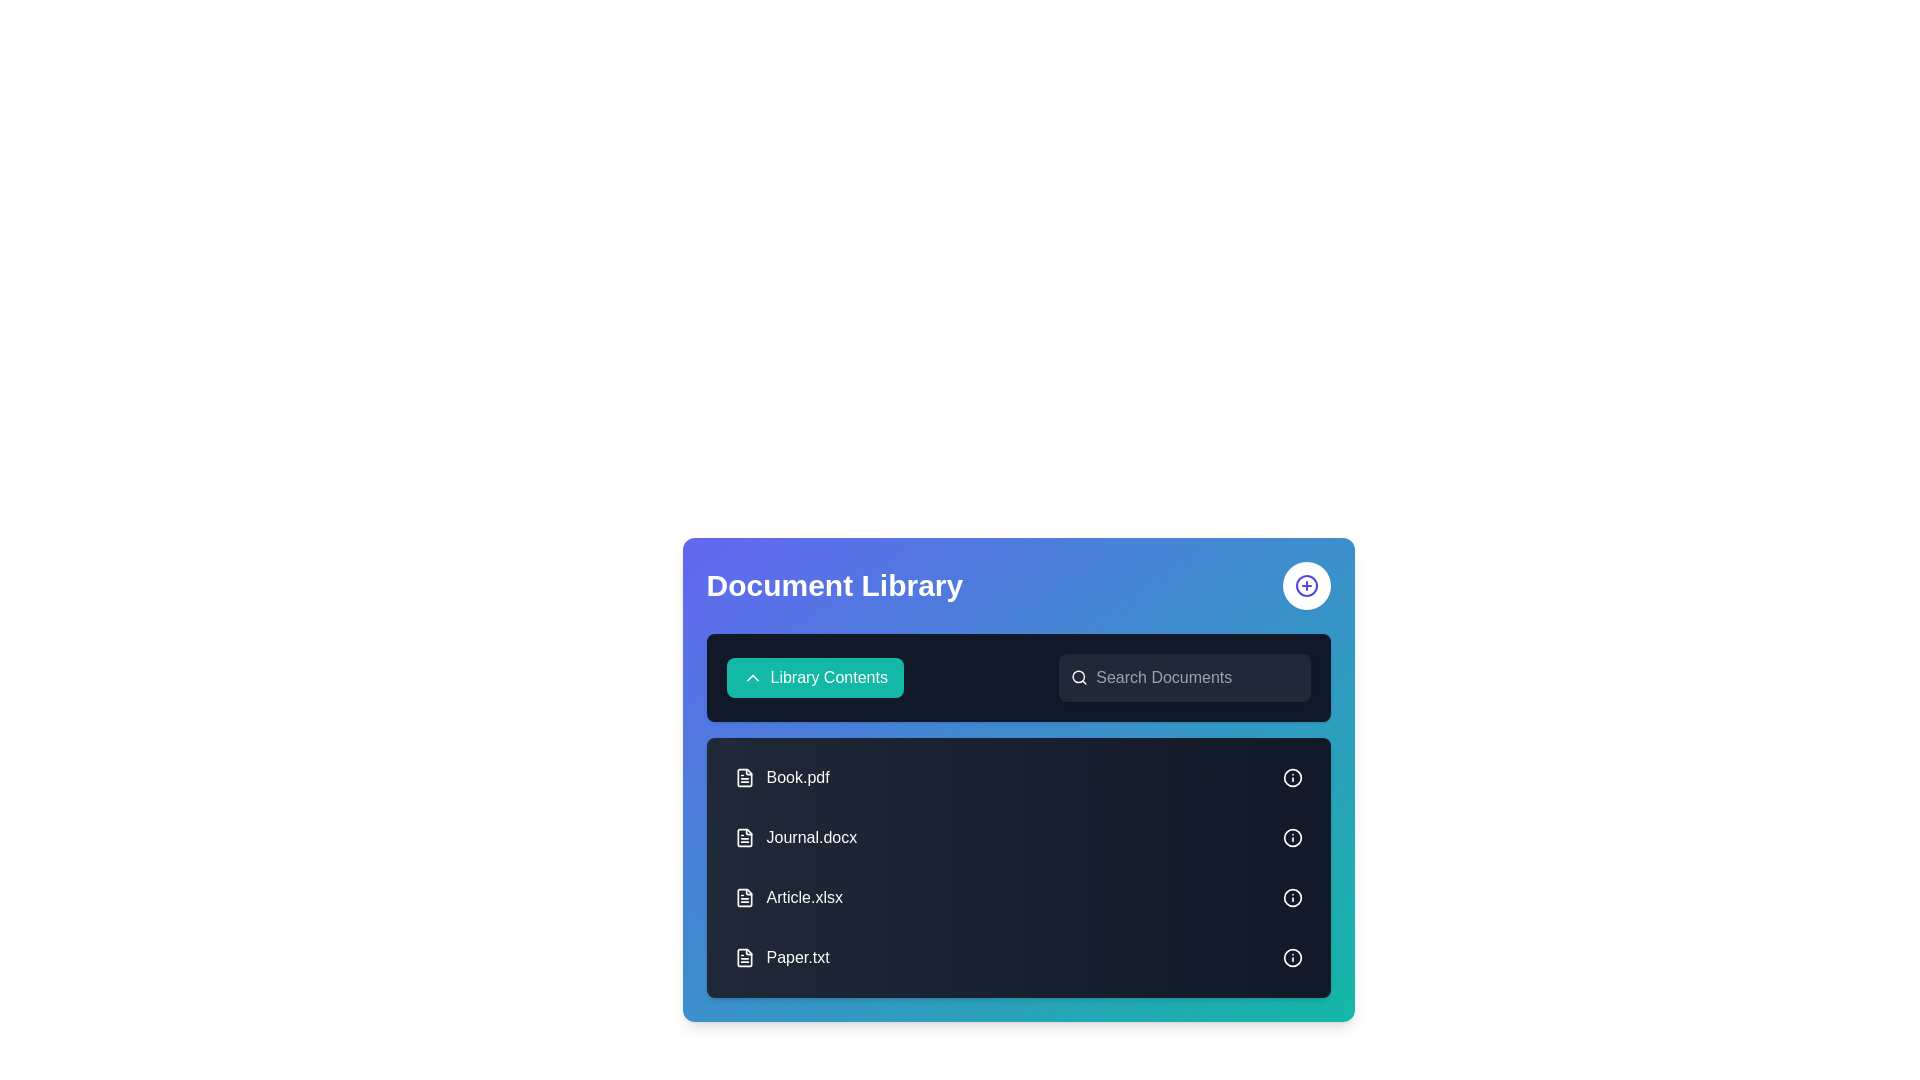 This screenshot has height=1080, width=1920. What do you see at coordinates (743, 956) in the screenshot?
I see `the small, file-related icon styled as a document outline with textual lines inside, located to the left of the text 'Paper.txt' in the last row of the list in the 'Document Library' section` at bounding box center [743, 956].